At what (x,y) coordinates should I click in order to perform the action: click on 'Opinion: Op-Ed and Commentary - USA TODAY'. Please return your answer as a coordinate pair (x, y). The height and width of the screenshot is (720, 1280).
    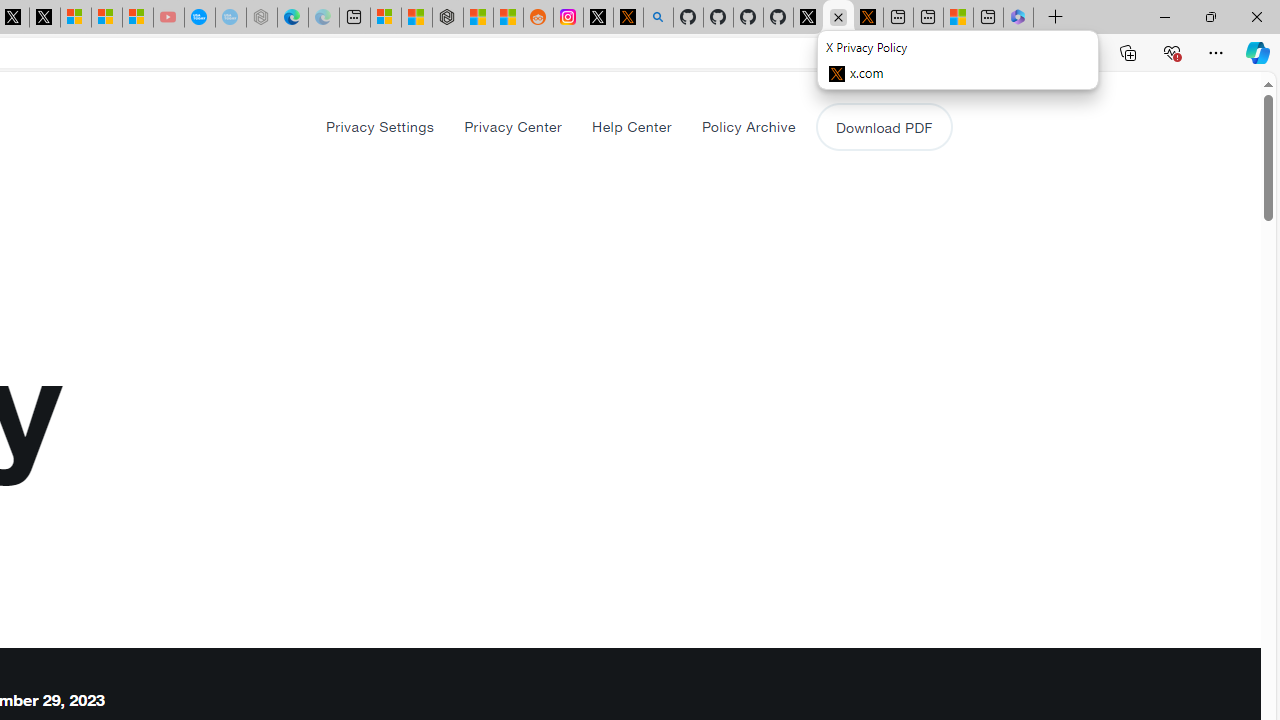
    Looking at the image, I should click on (200, 17).